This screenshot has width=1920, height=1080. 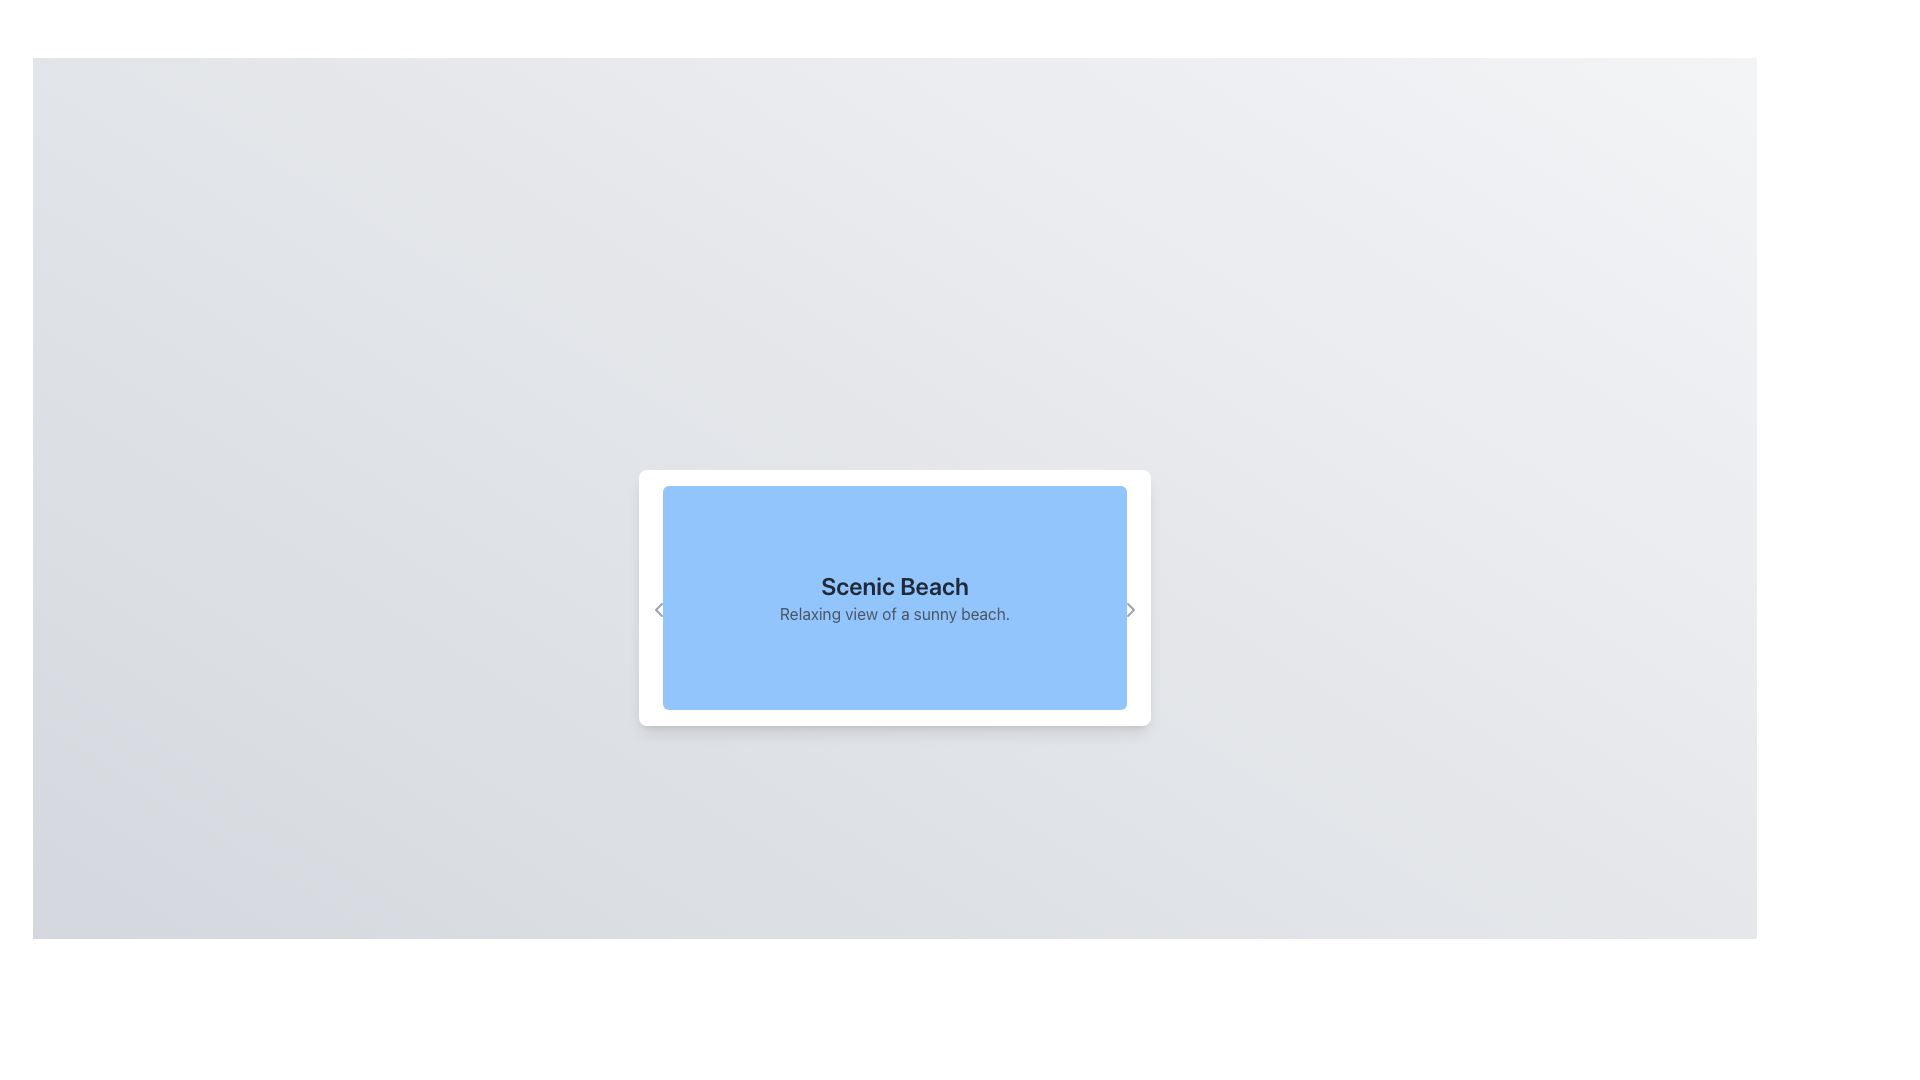 What do you see at coordinates (893, 585) in the screenshot?
I see `the text element displaying 'Scenic Beach', which is styled with a large, bold font in black color and positioned centrally above the description 'Relaxing view of a sunny beach'` at bounding box center [893, 585].